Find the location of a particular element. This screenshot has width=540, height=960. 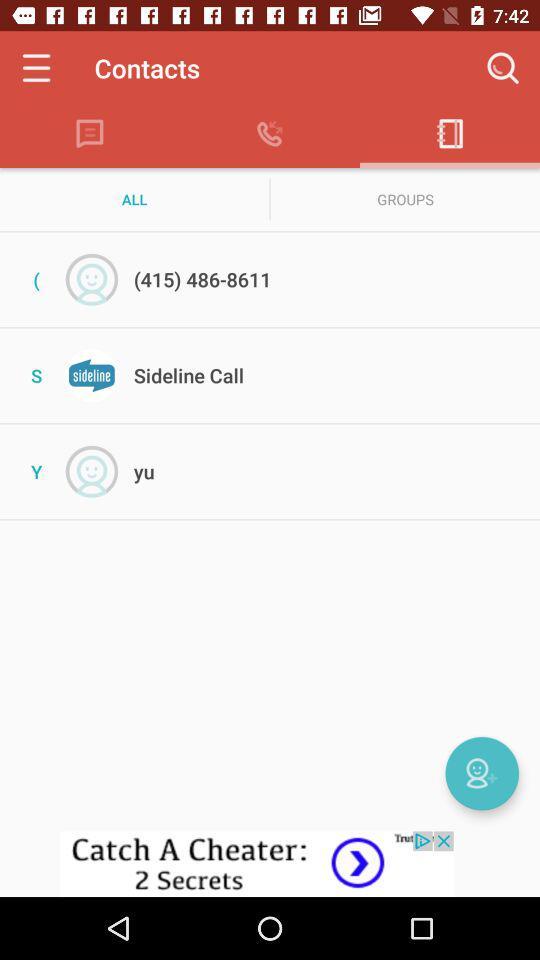

add option is located at coordinates (481, 772).